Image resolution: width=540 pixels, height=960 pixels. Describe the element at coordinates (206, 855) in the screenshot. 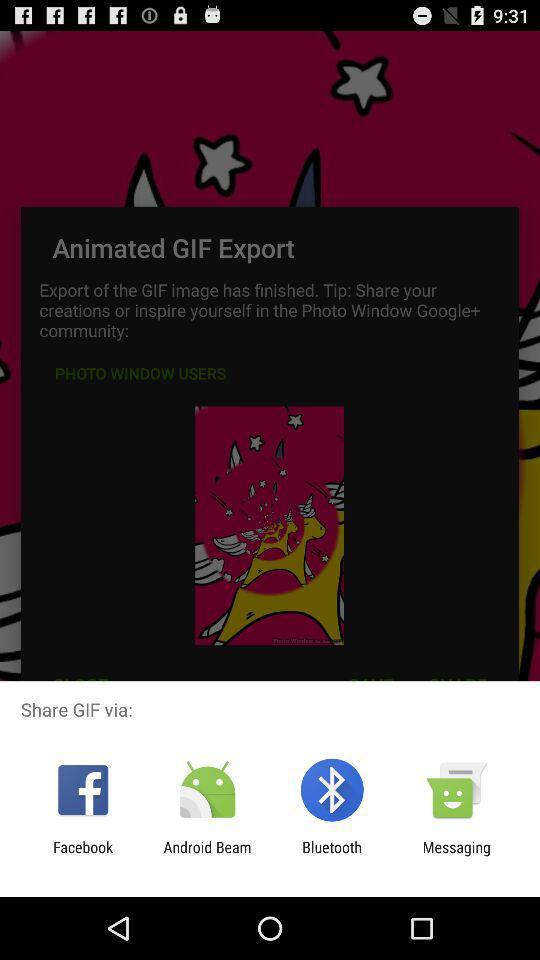

I see `the android beam app` at that location.